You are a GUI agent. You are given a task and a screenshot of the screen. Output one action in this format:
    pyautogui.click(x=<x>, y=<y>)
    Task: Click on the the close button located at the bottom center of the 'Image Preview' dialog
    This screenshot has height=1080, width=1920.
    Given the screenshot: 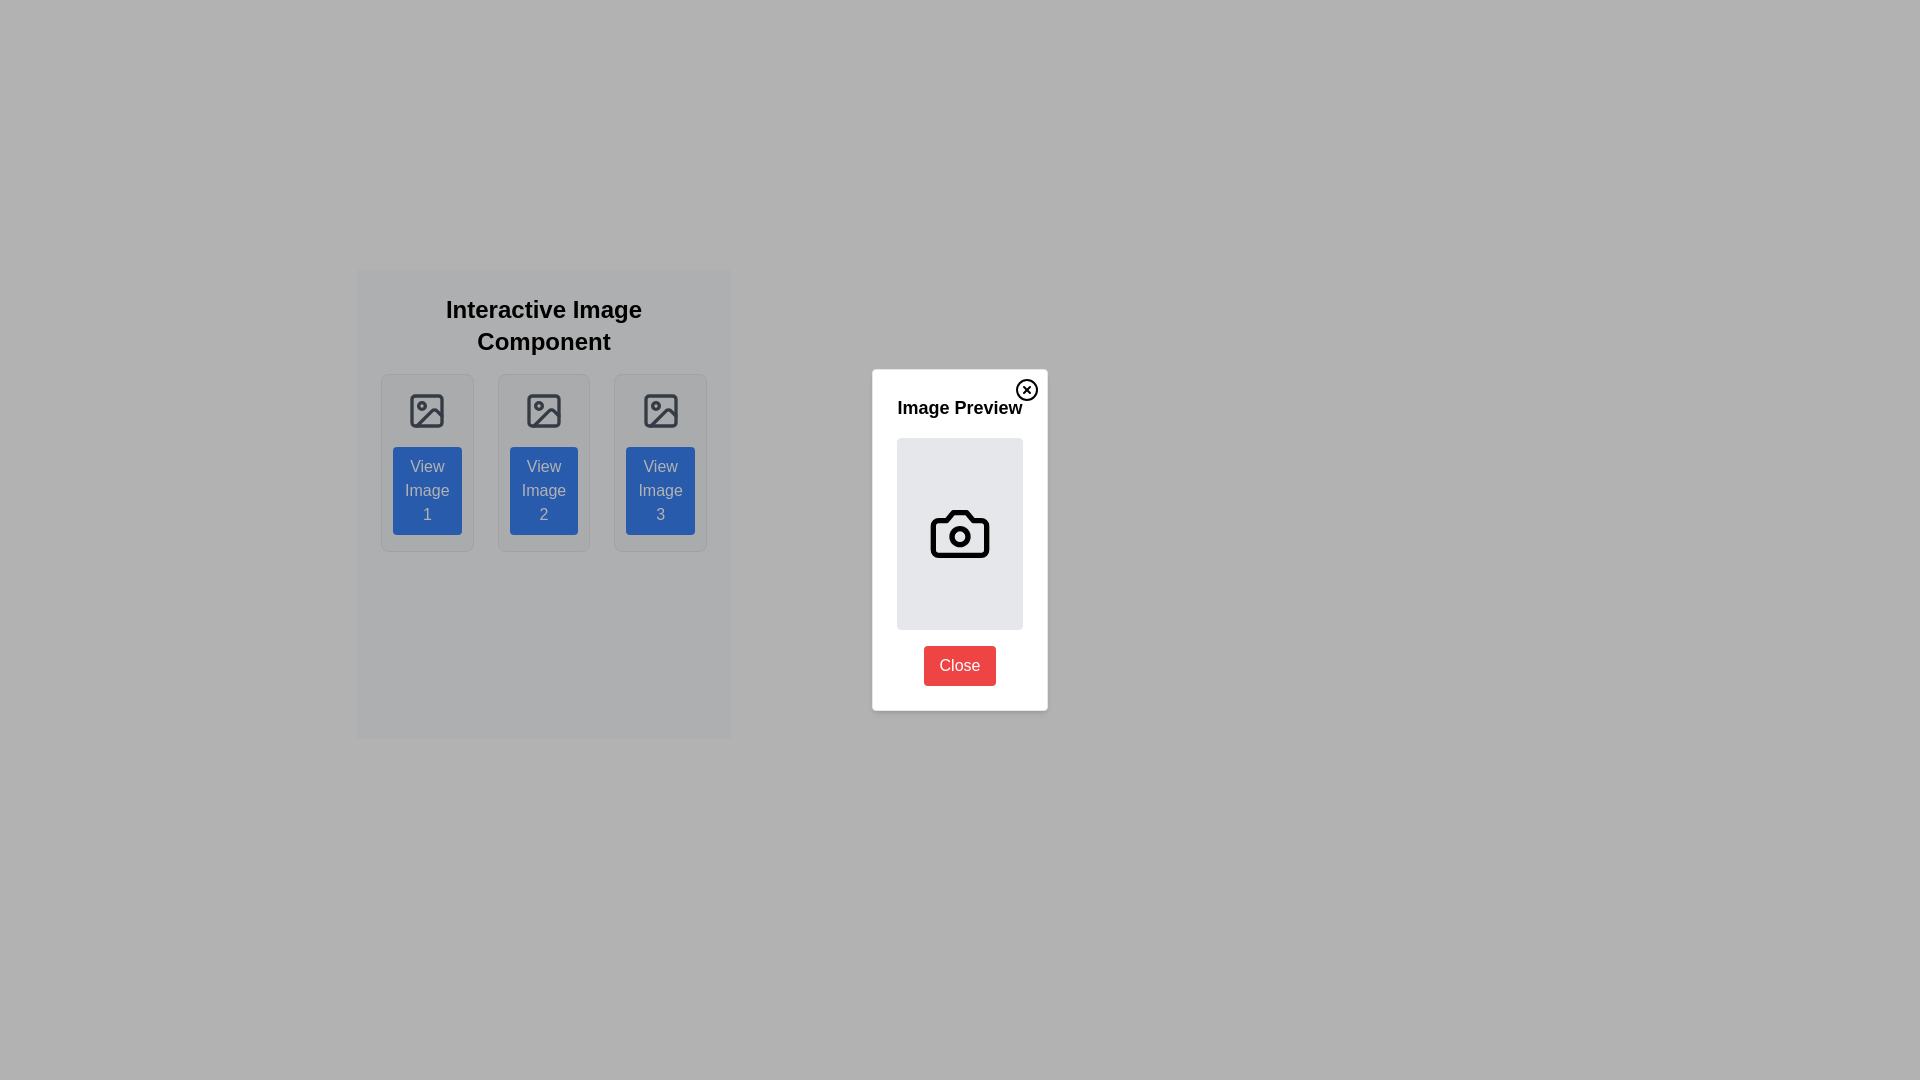 What is the action you would take?
    pyautogui.click(x=960, y=666)
    